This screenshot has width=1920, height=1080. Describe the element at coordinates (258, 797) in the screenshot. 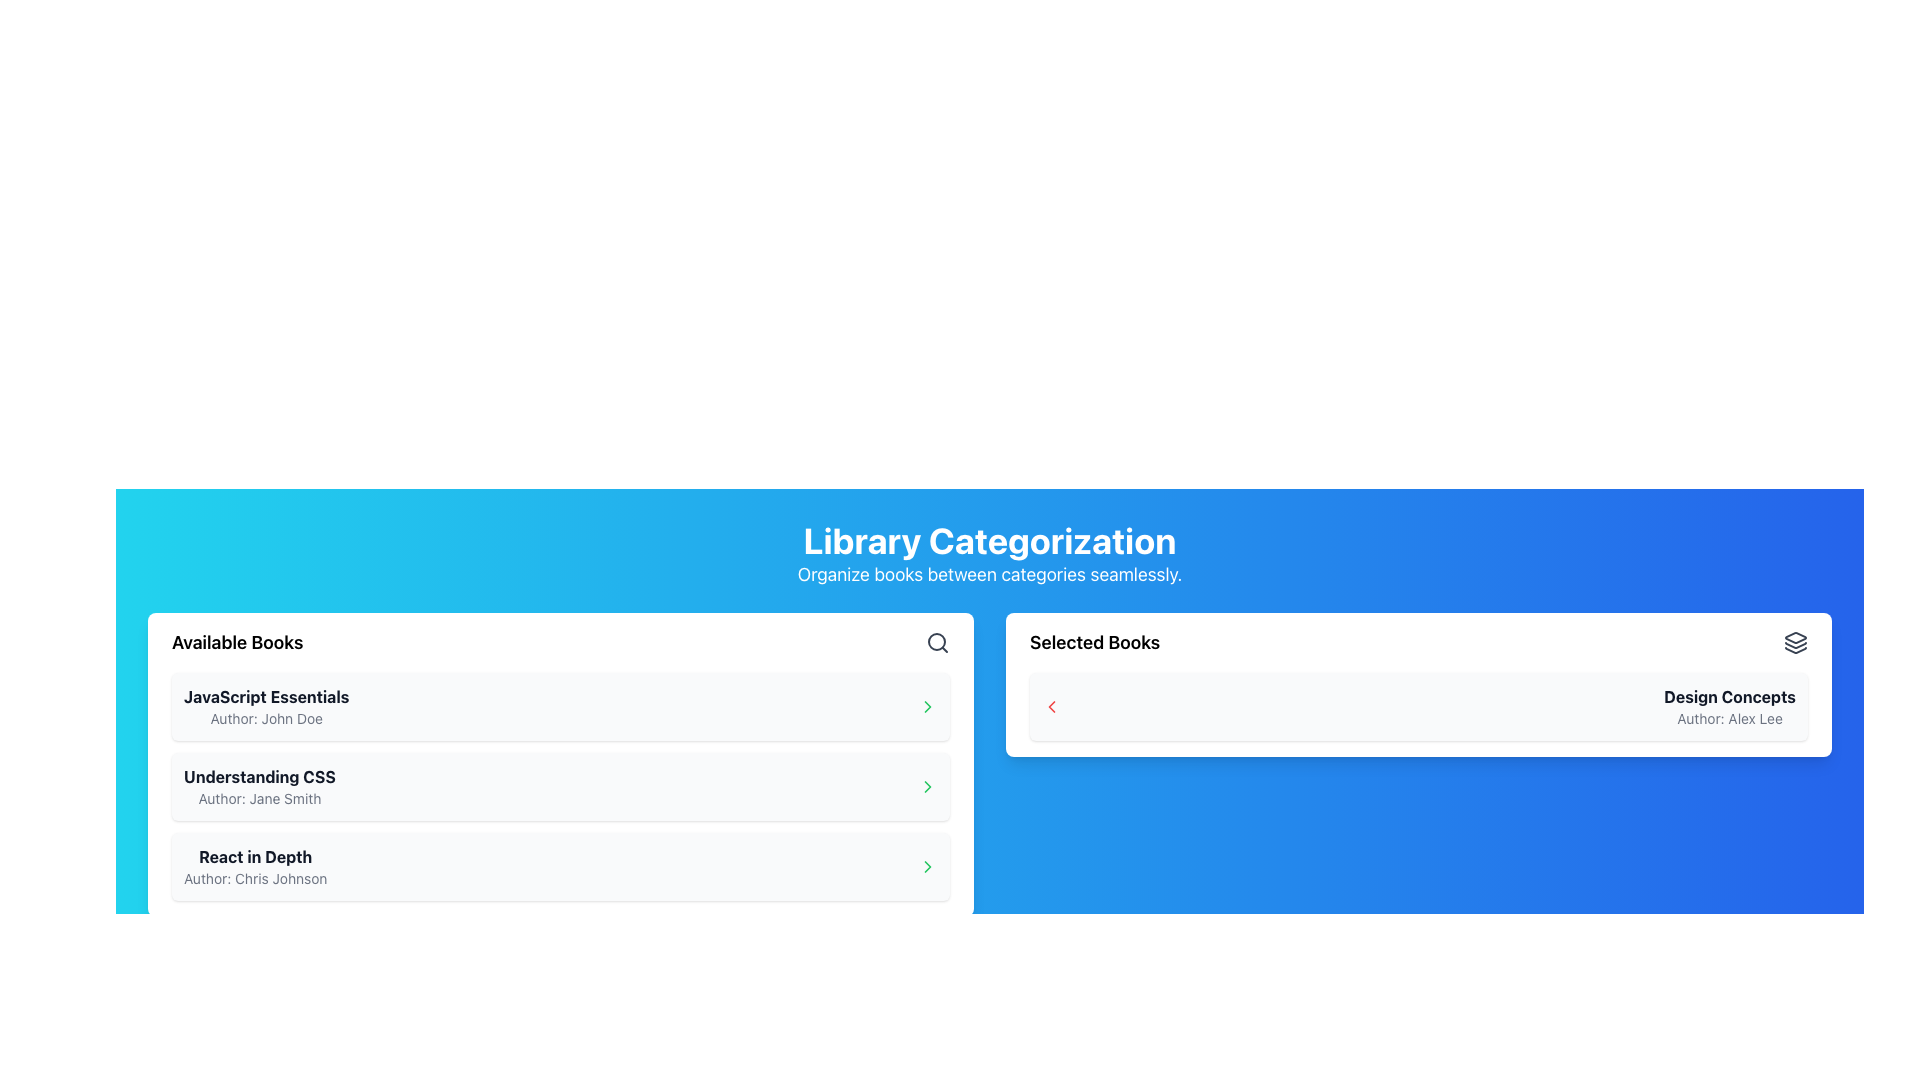

I see `the text label displaying 'Author: Jane Smith' located under the title 'Understanding CSS' in the 'Available Books' section` at that location.